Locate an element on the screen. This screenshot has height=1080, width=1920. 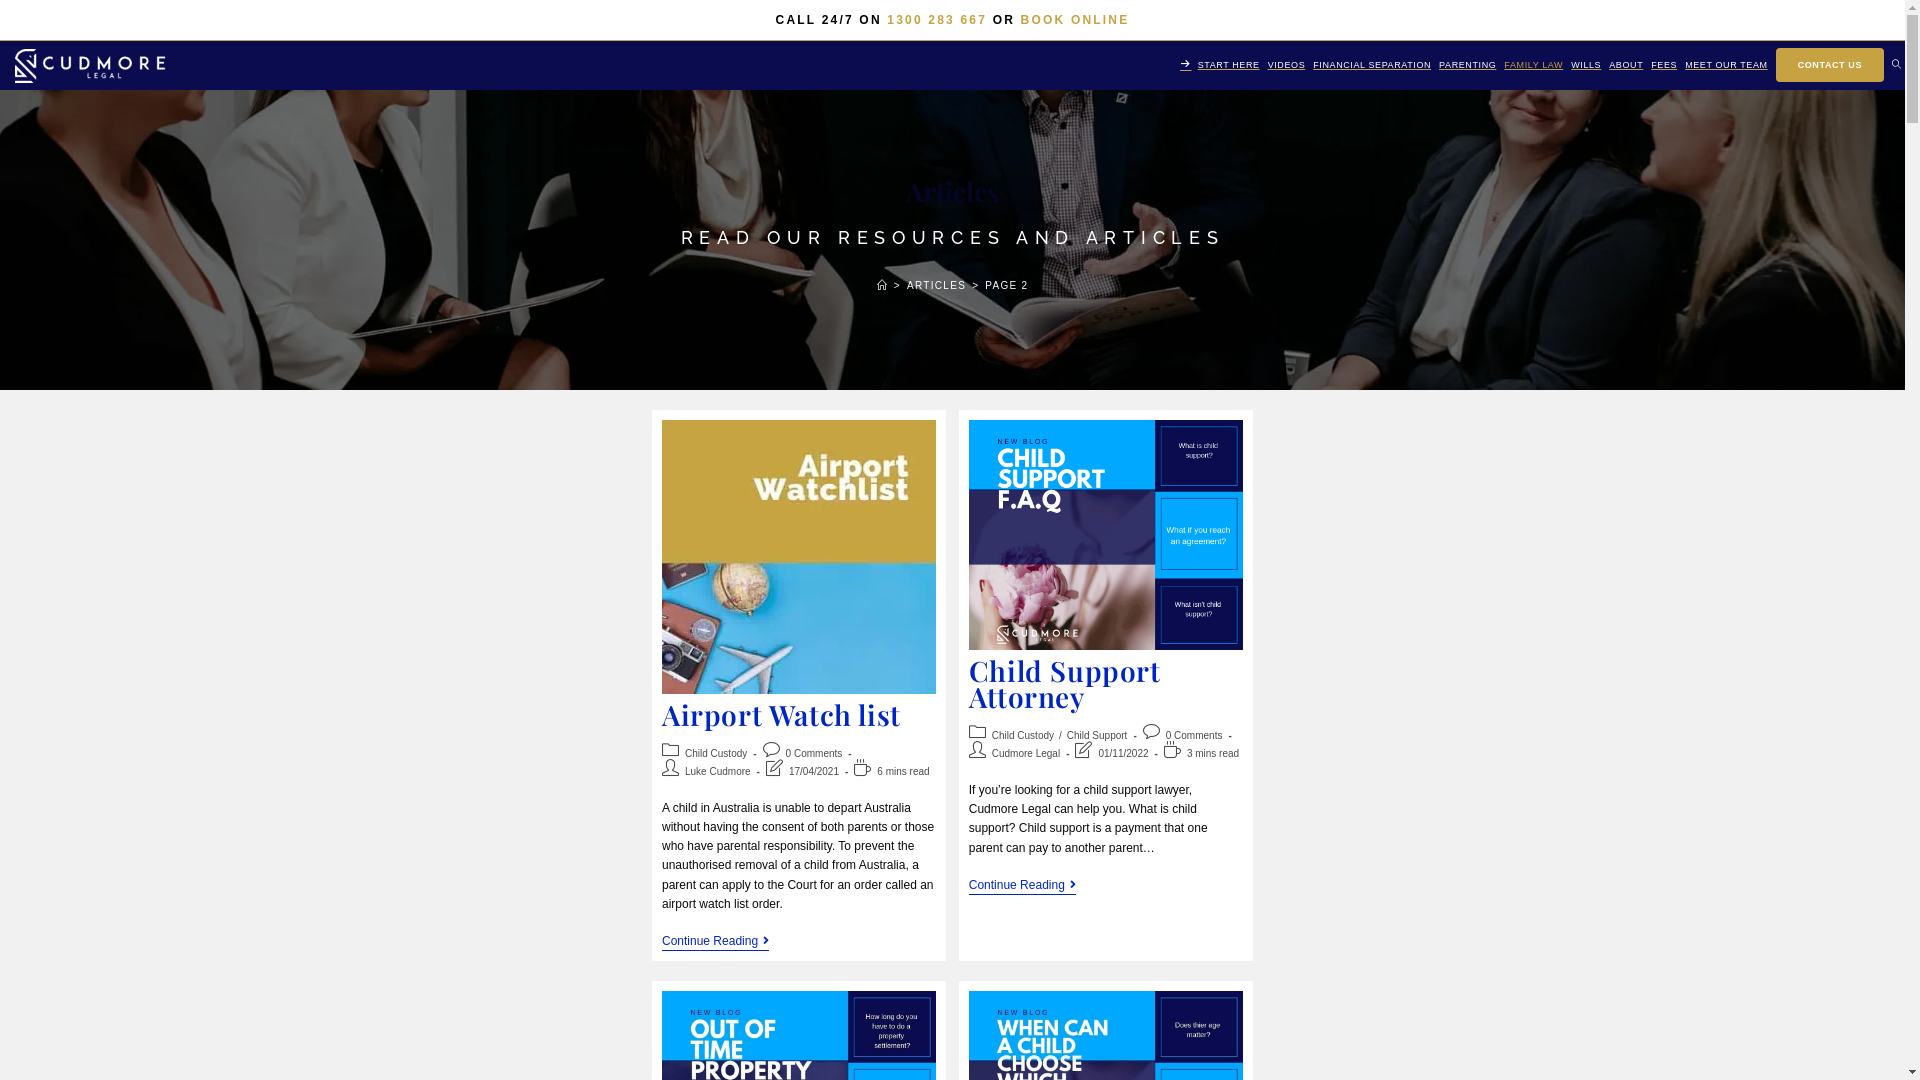
'CONTACT US' is located at coordinates (1771, 64).